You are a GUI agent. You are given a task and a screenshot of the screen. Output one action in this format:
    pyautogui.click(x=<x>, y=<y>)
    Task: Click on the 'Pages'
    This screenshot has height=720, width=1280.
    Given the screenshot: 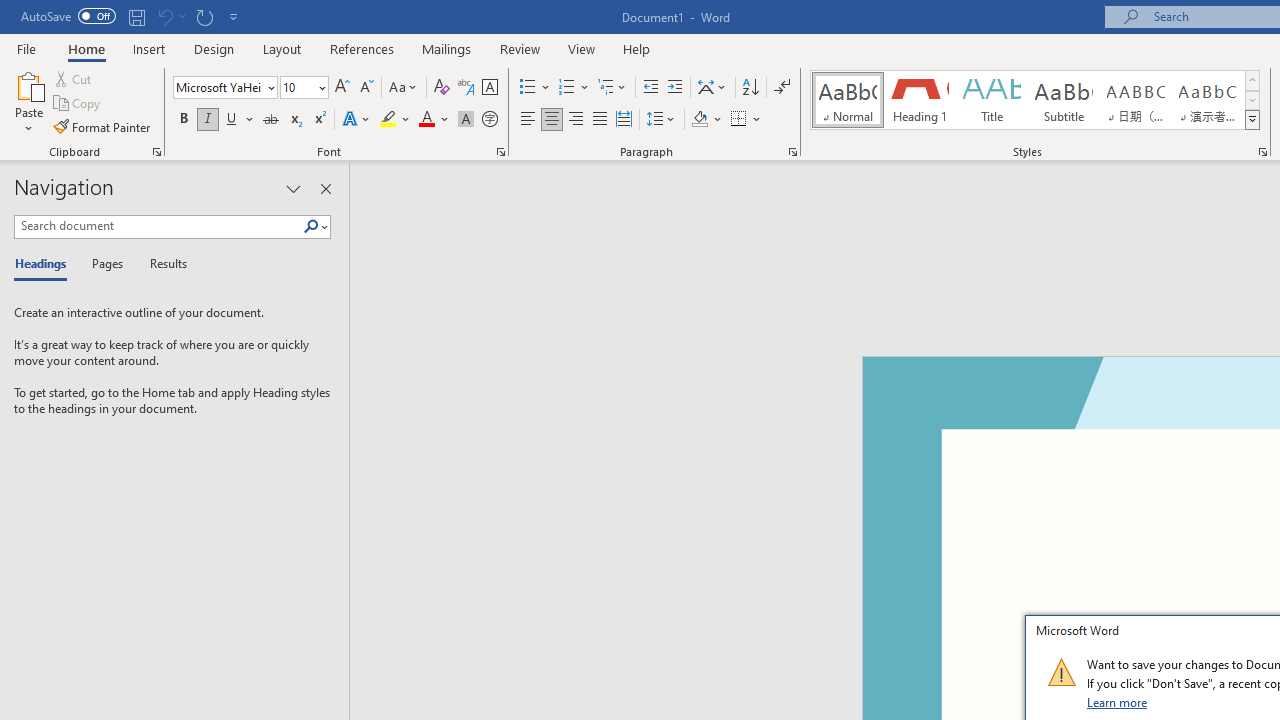 What is the action you would take?
    pyautogui.click(x=104, y=264)
    